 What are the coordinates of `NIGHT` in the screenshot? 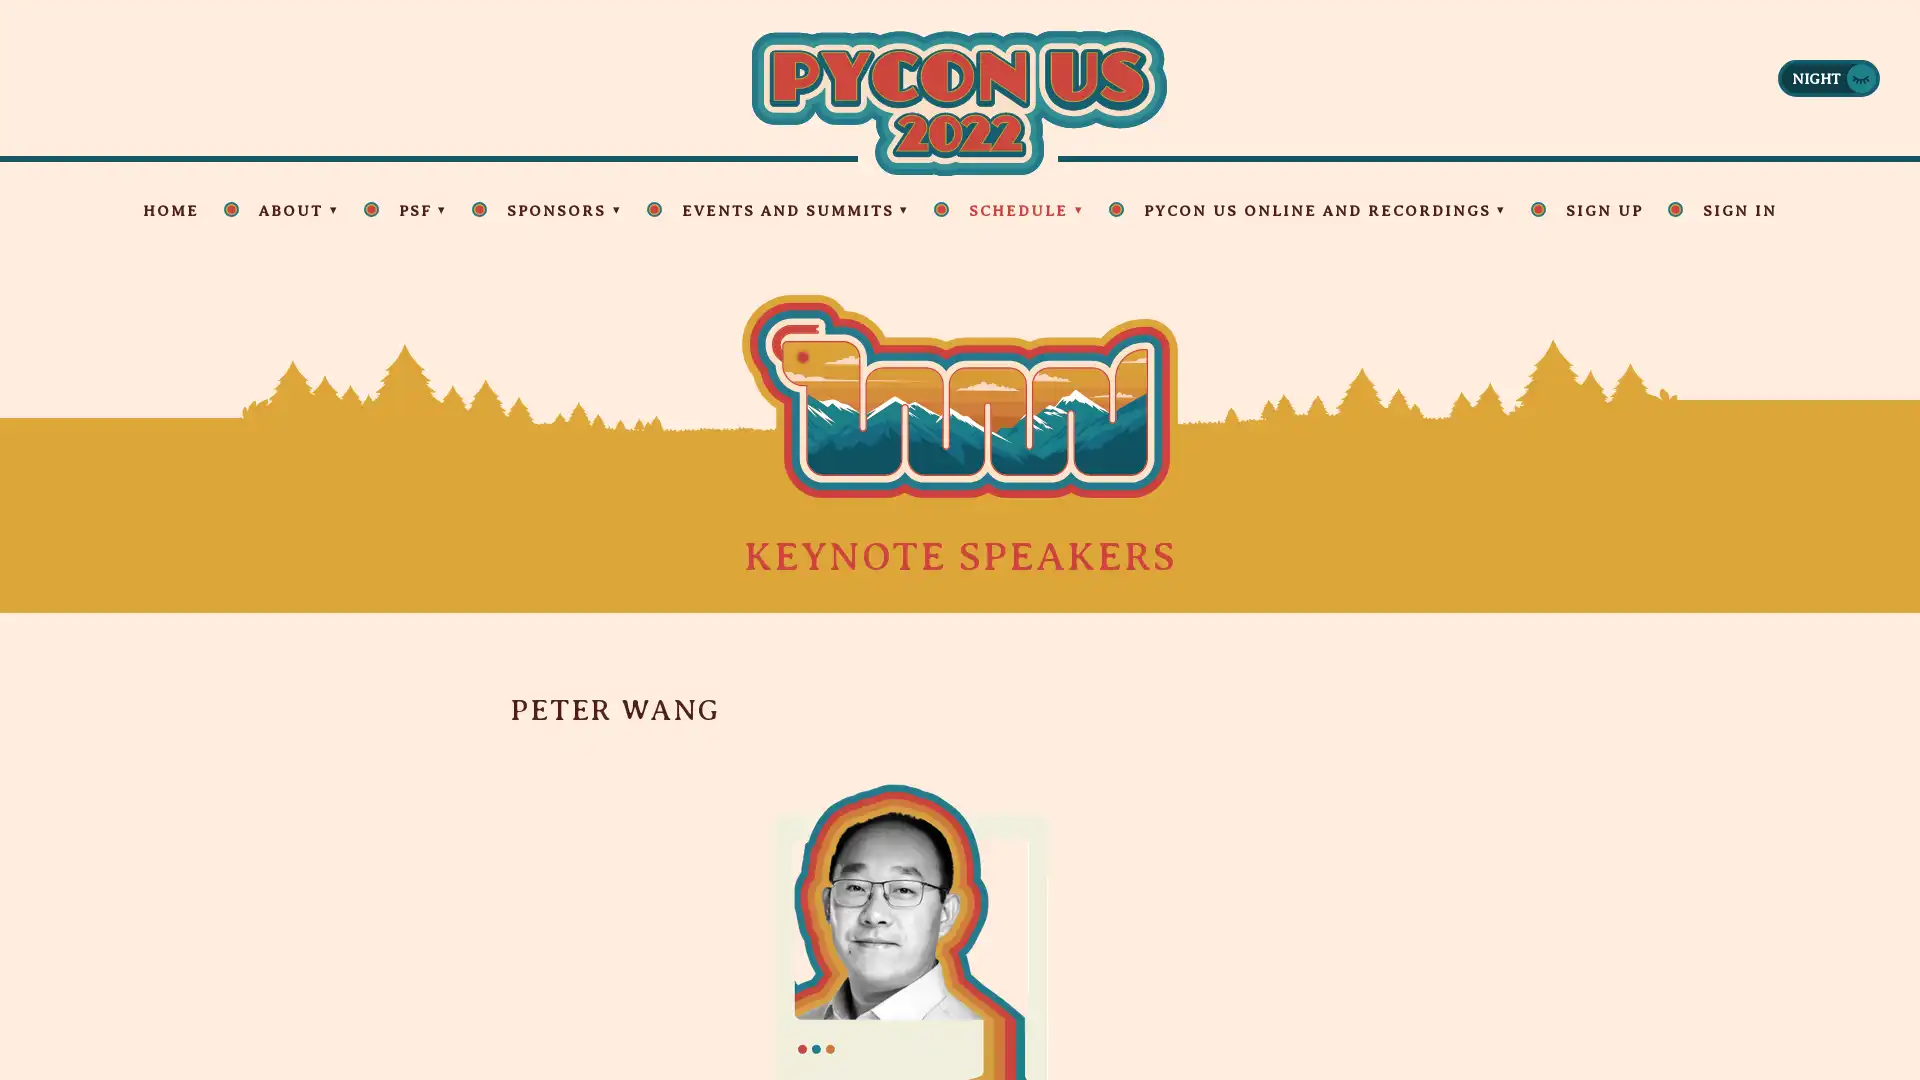 It's located at (1828, 76).